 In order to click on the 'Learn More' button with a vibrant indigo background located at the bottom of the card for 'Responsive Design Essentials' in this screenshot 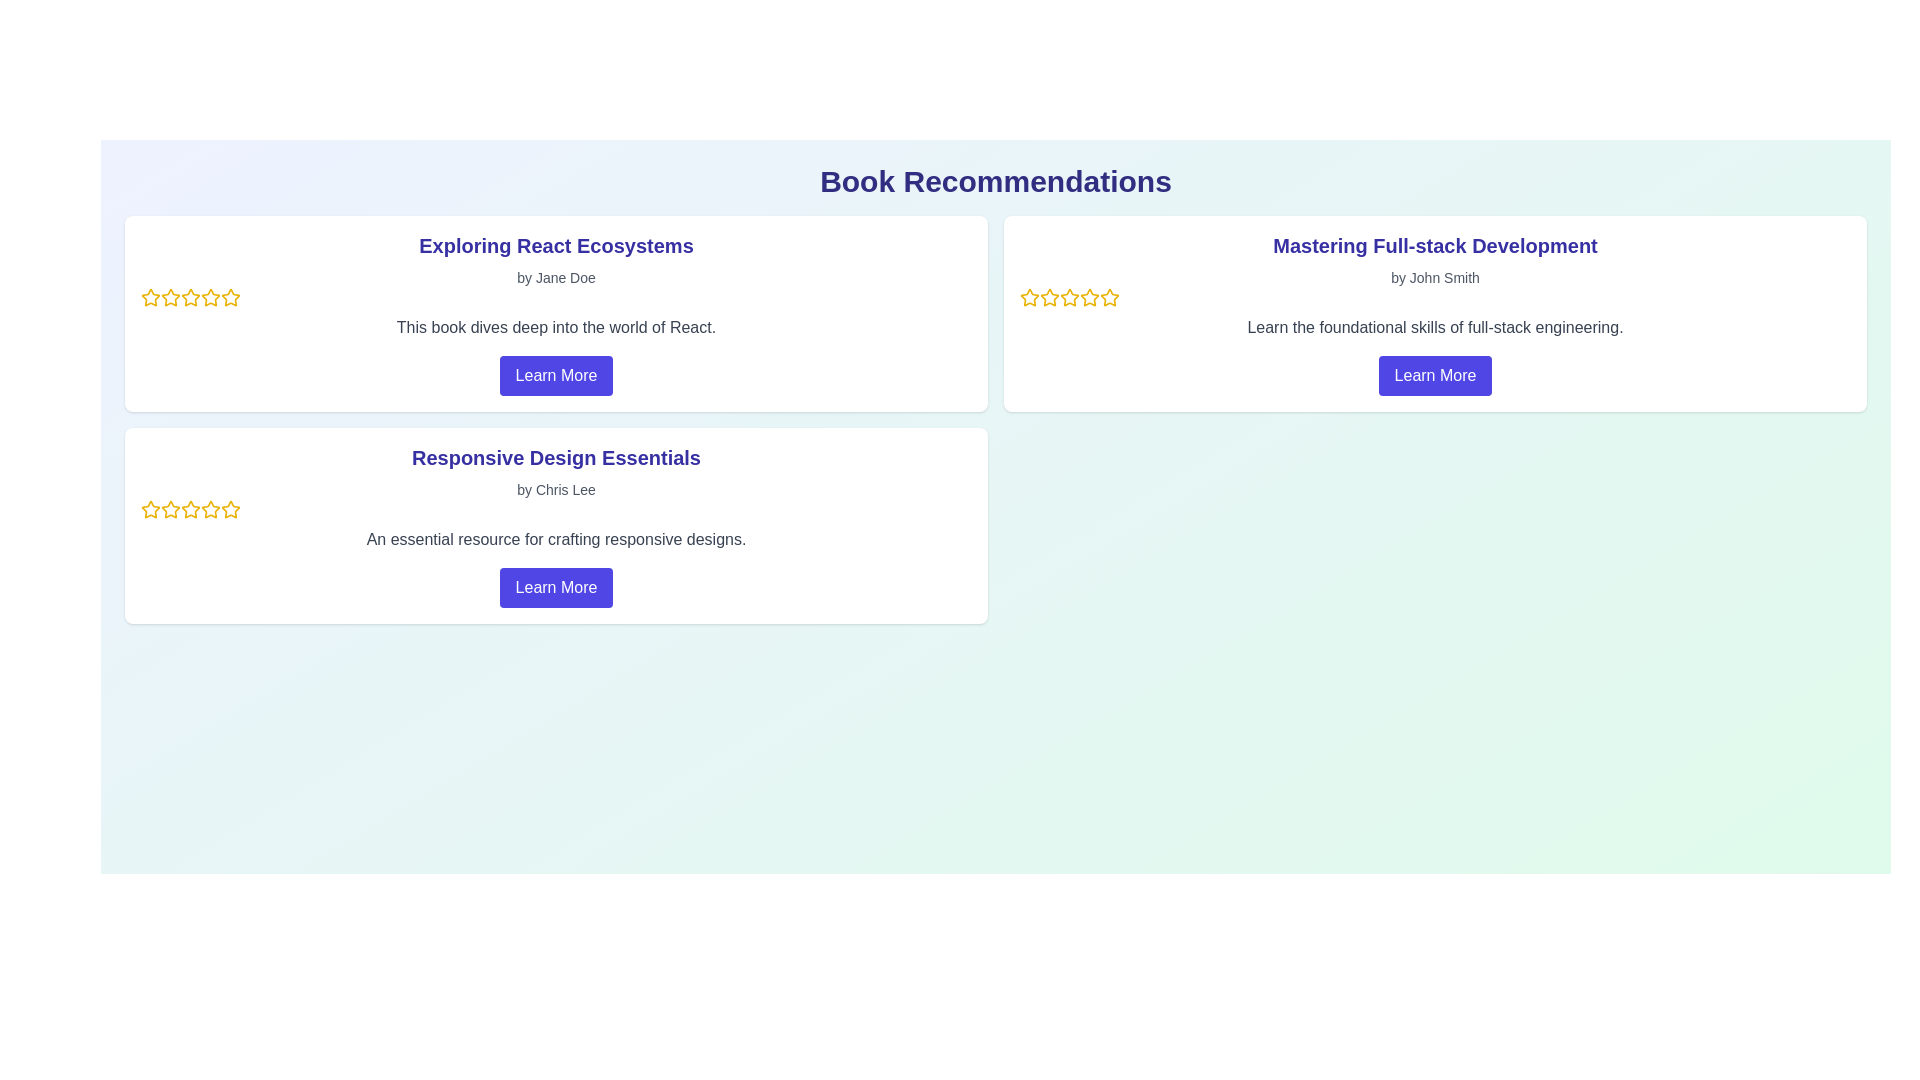, I will do `click(556, 586)`.